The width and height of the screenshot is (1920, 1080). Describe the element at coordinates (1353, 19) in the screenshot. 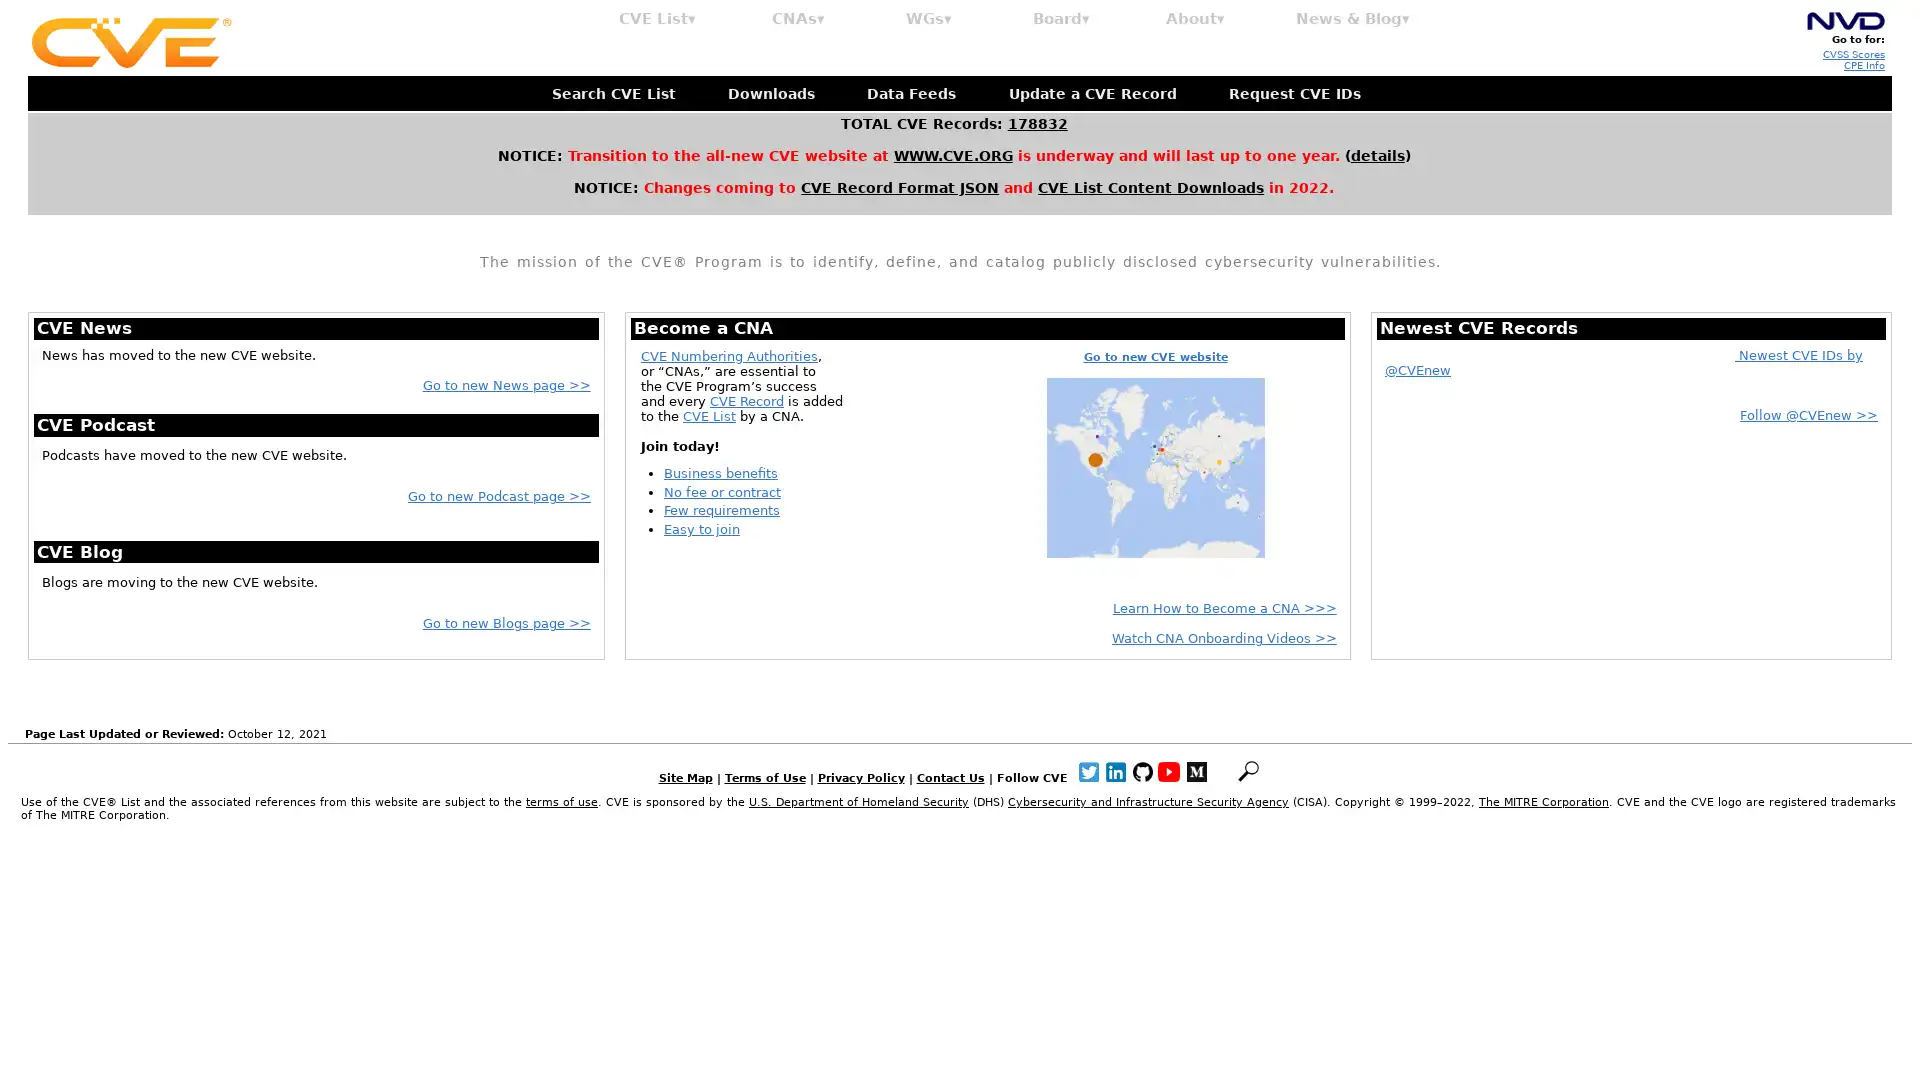

I see `News & Blog` at that location.